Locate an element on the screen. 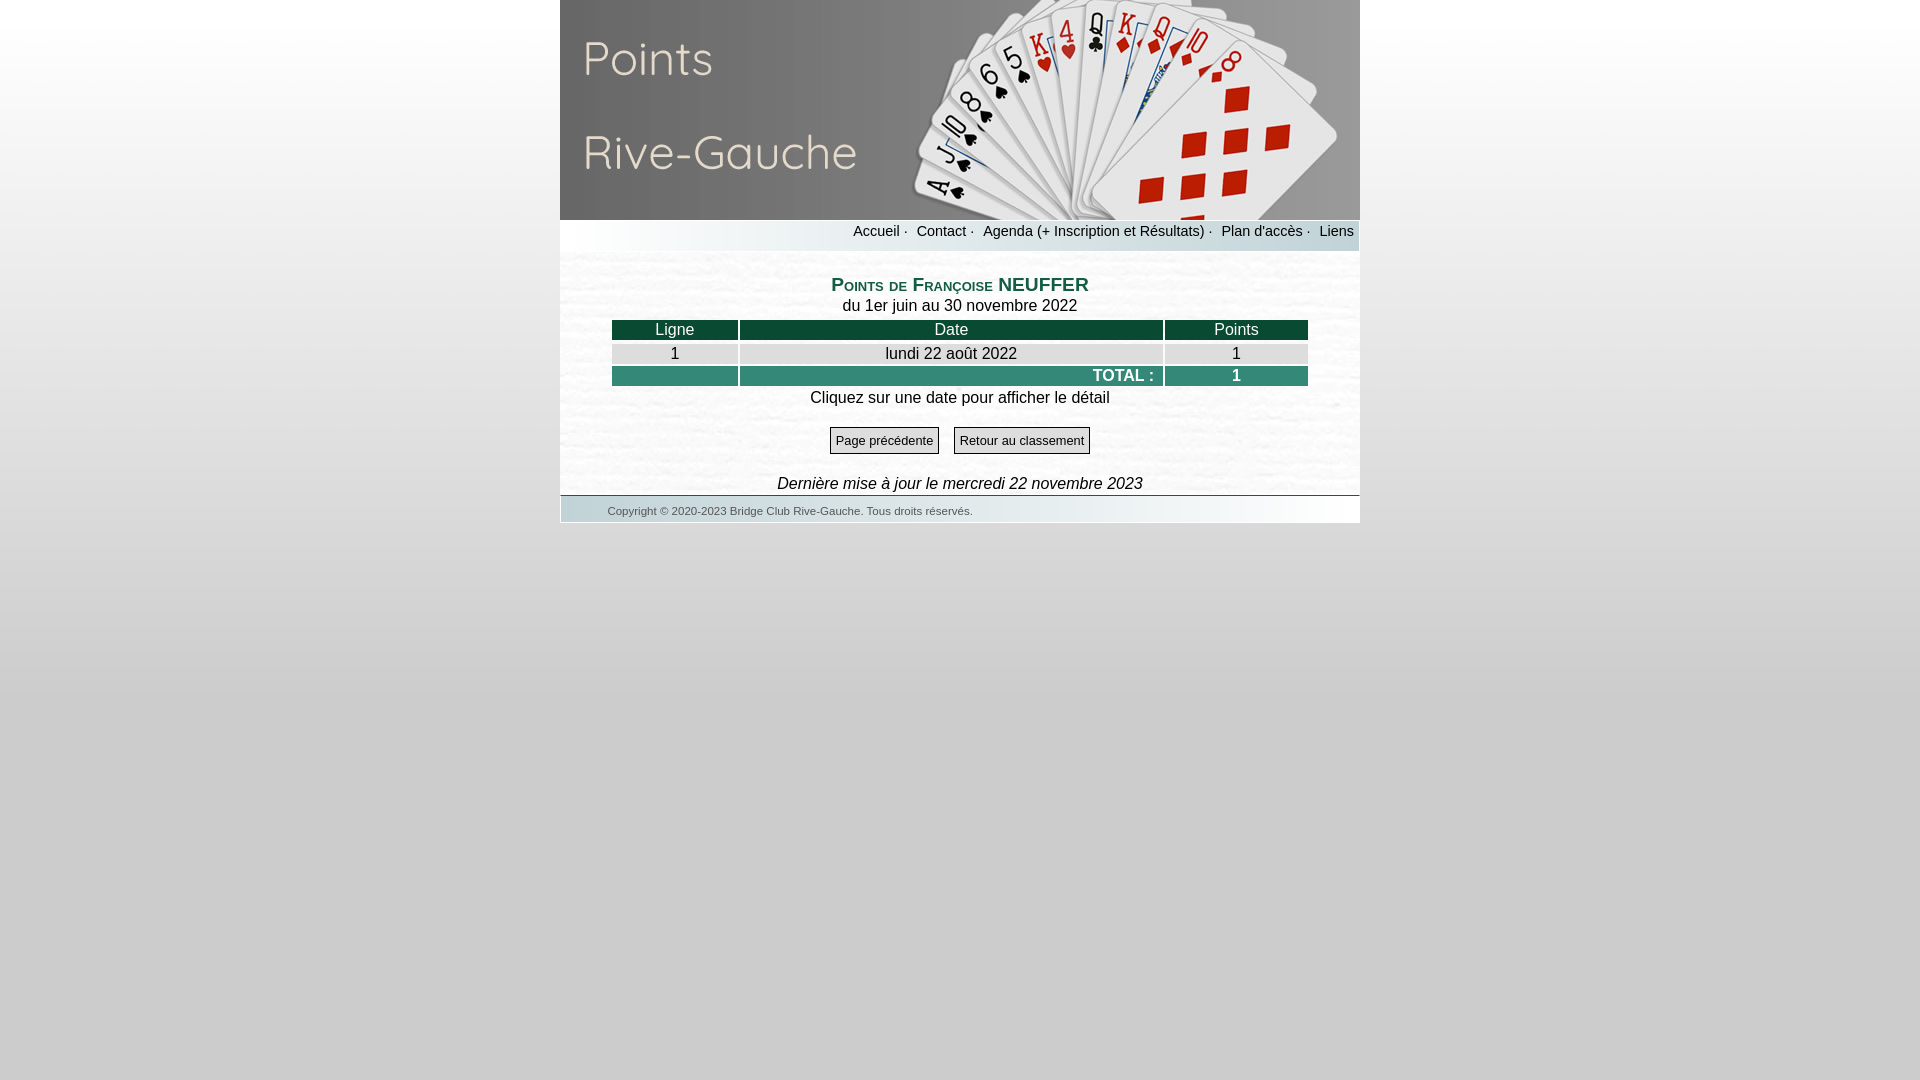 The image size is (1920, 1080). 'Liens' is located at coordinates (1337, 230).